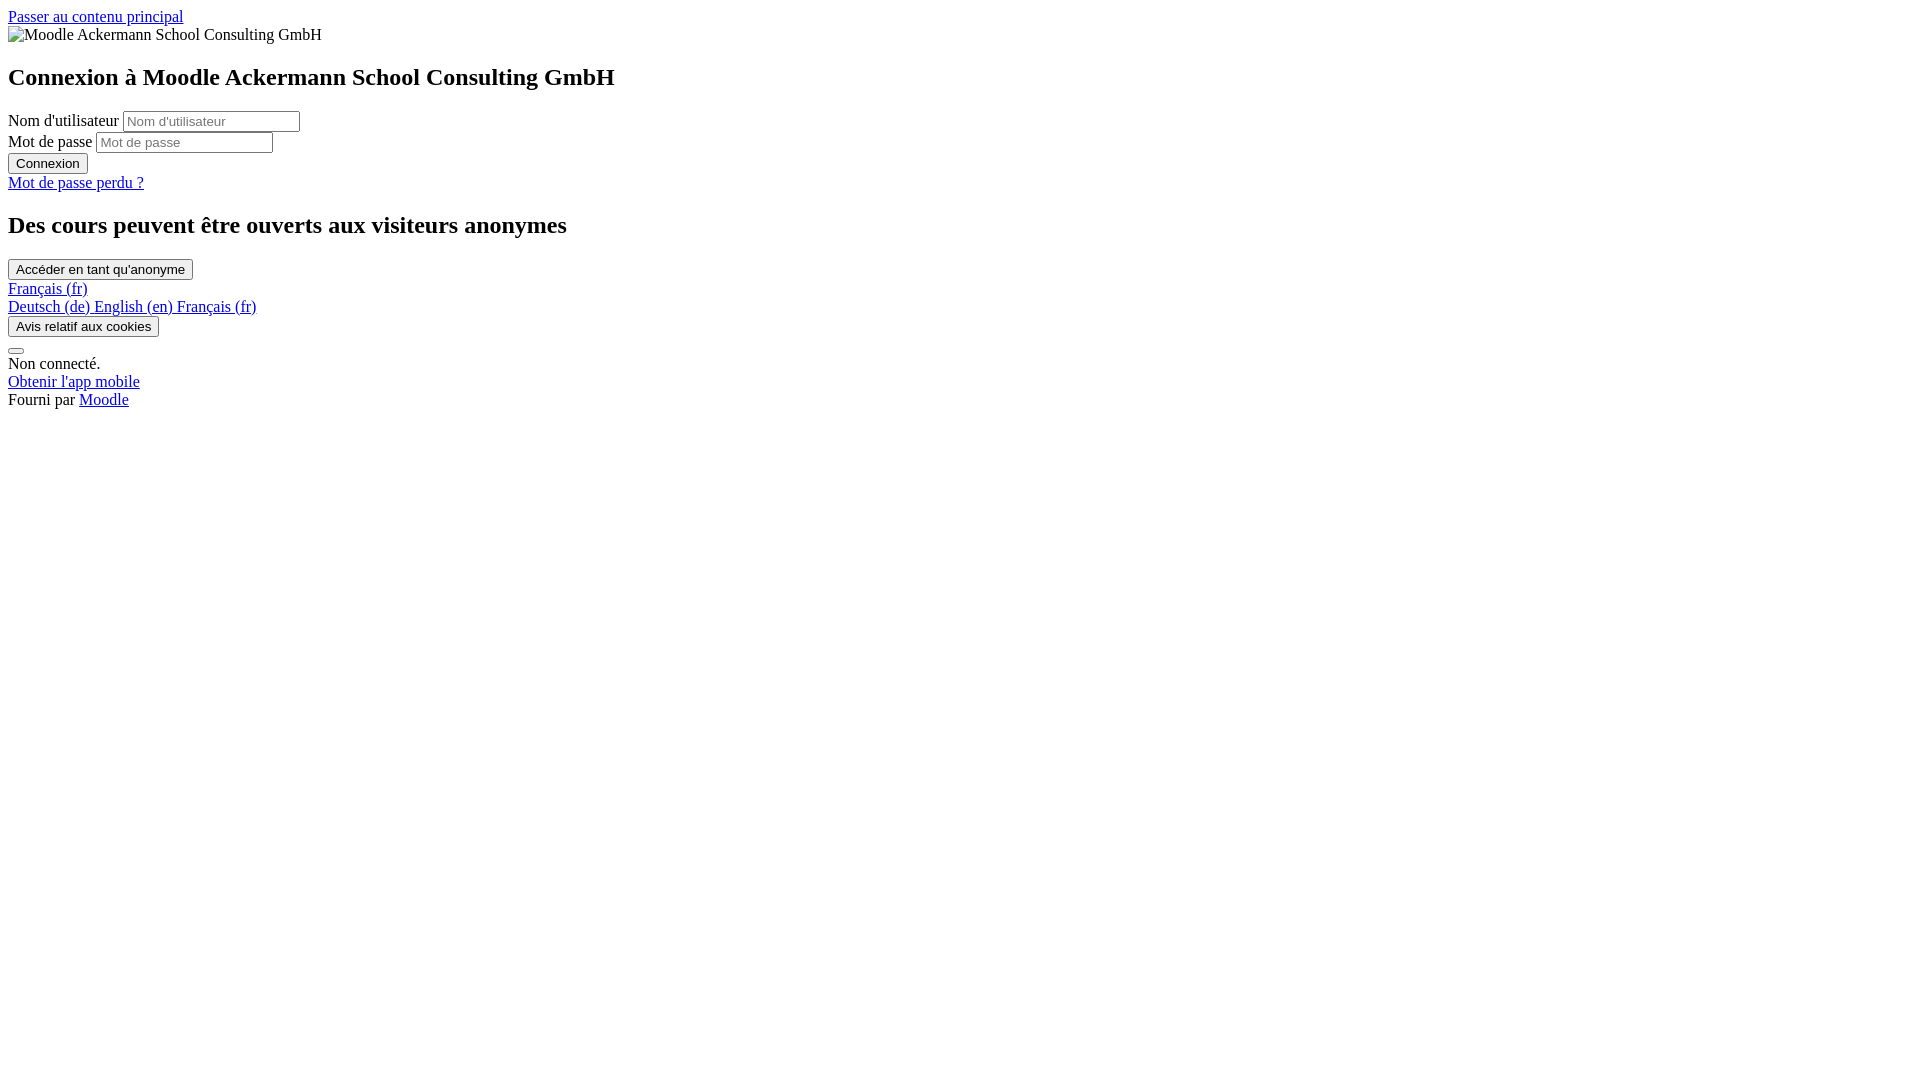  Describe the element at coordinates (8, 162) in the screenshot. I see `'Connexion'` at that location.